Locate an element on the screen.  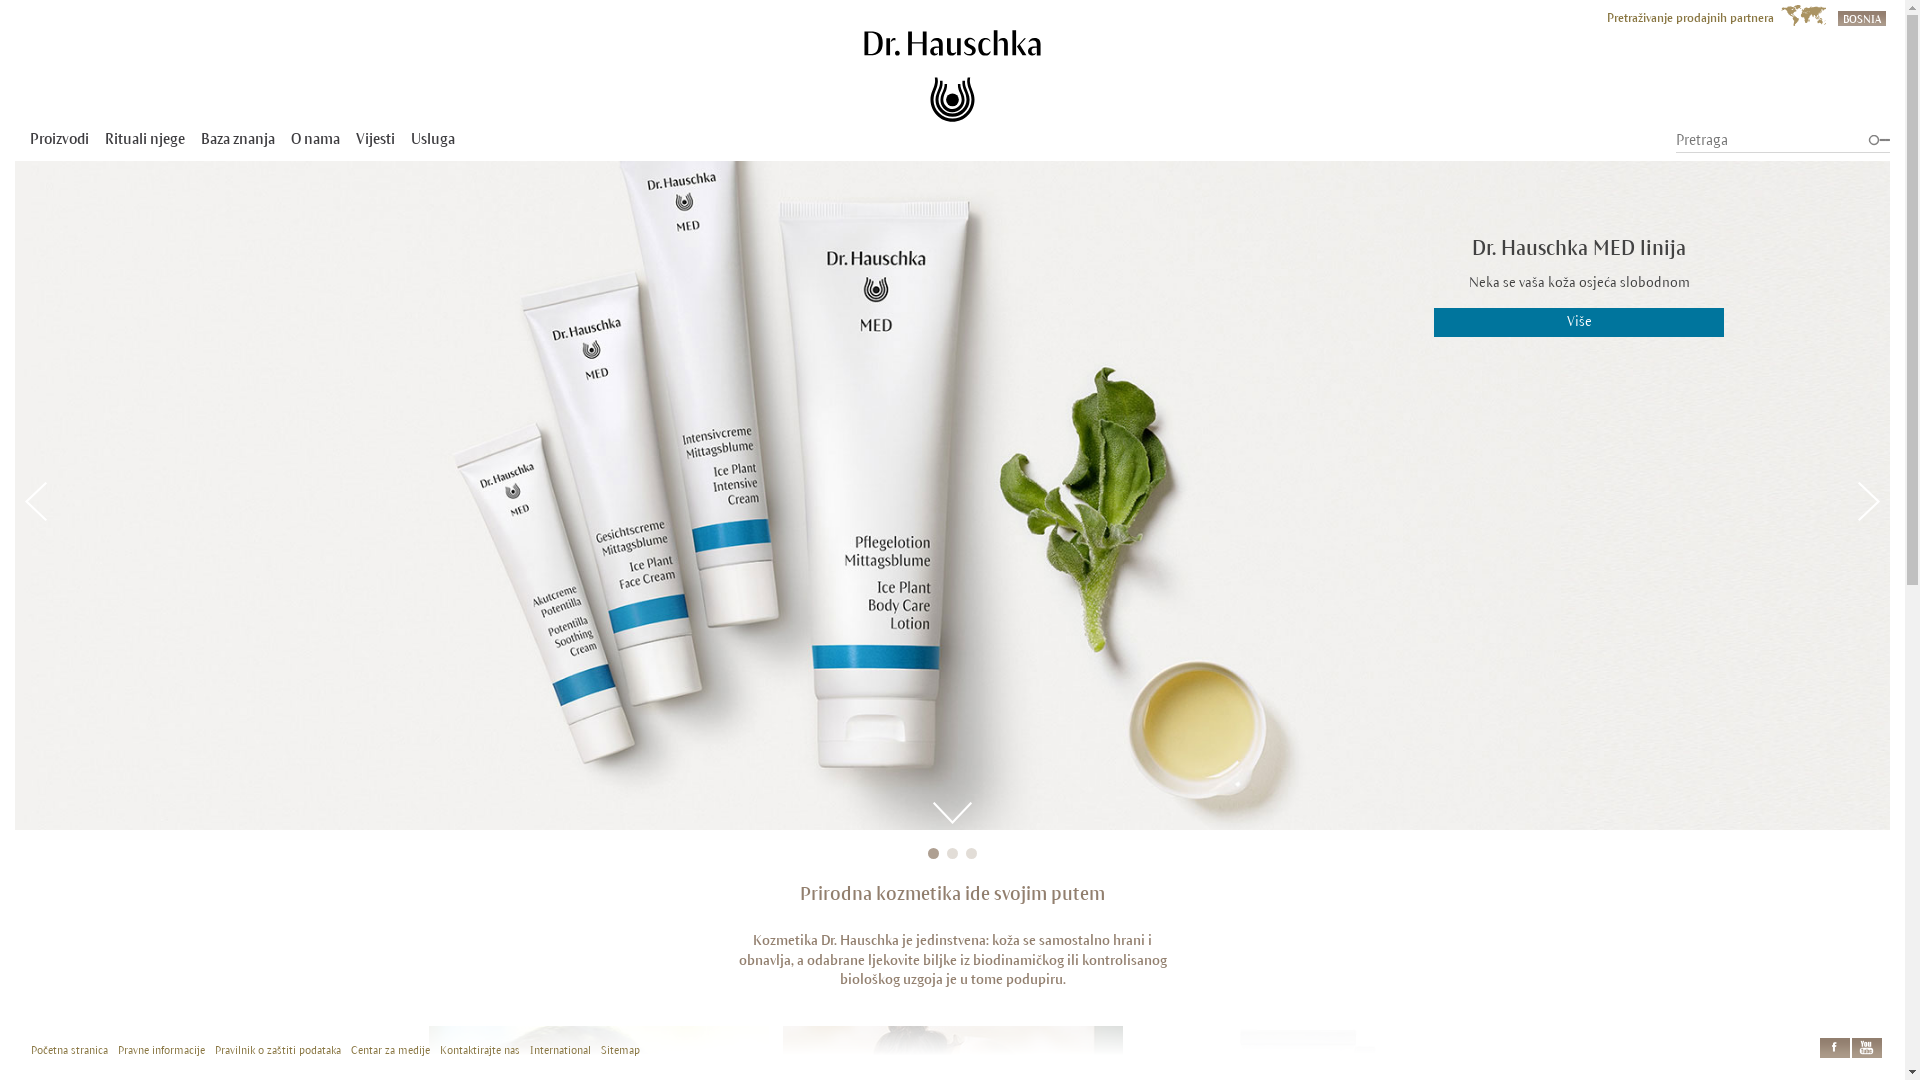
'Centar za medije' is located at coordinates (390, 1049).